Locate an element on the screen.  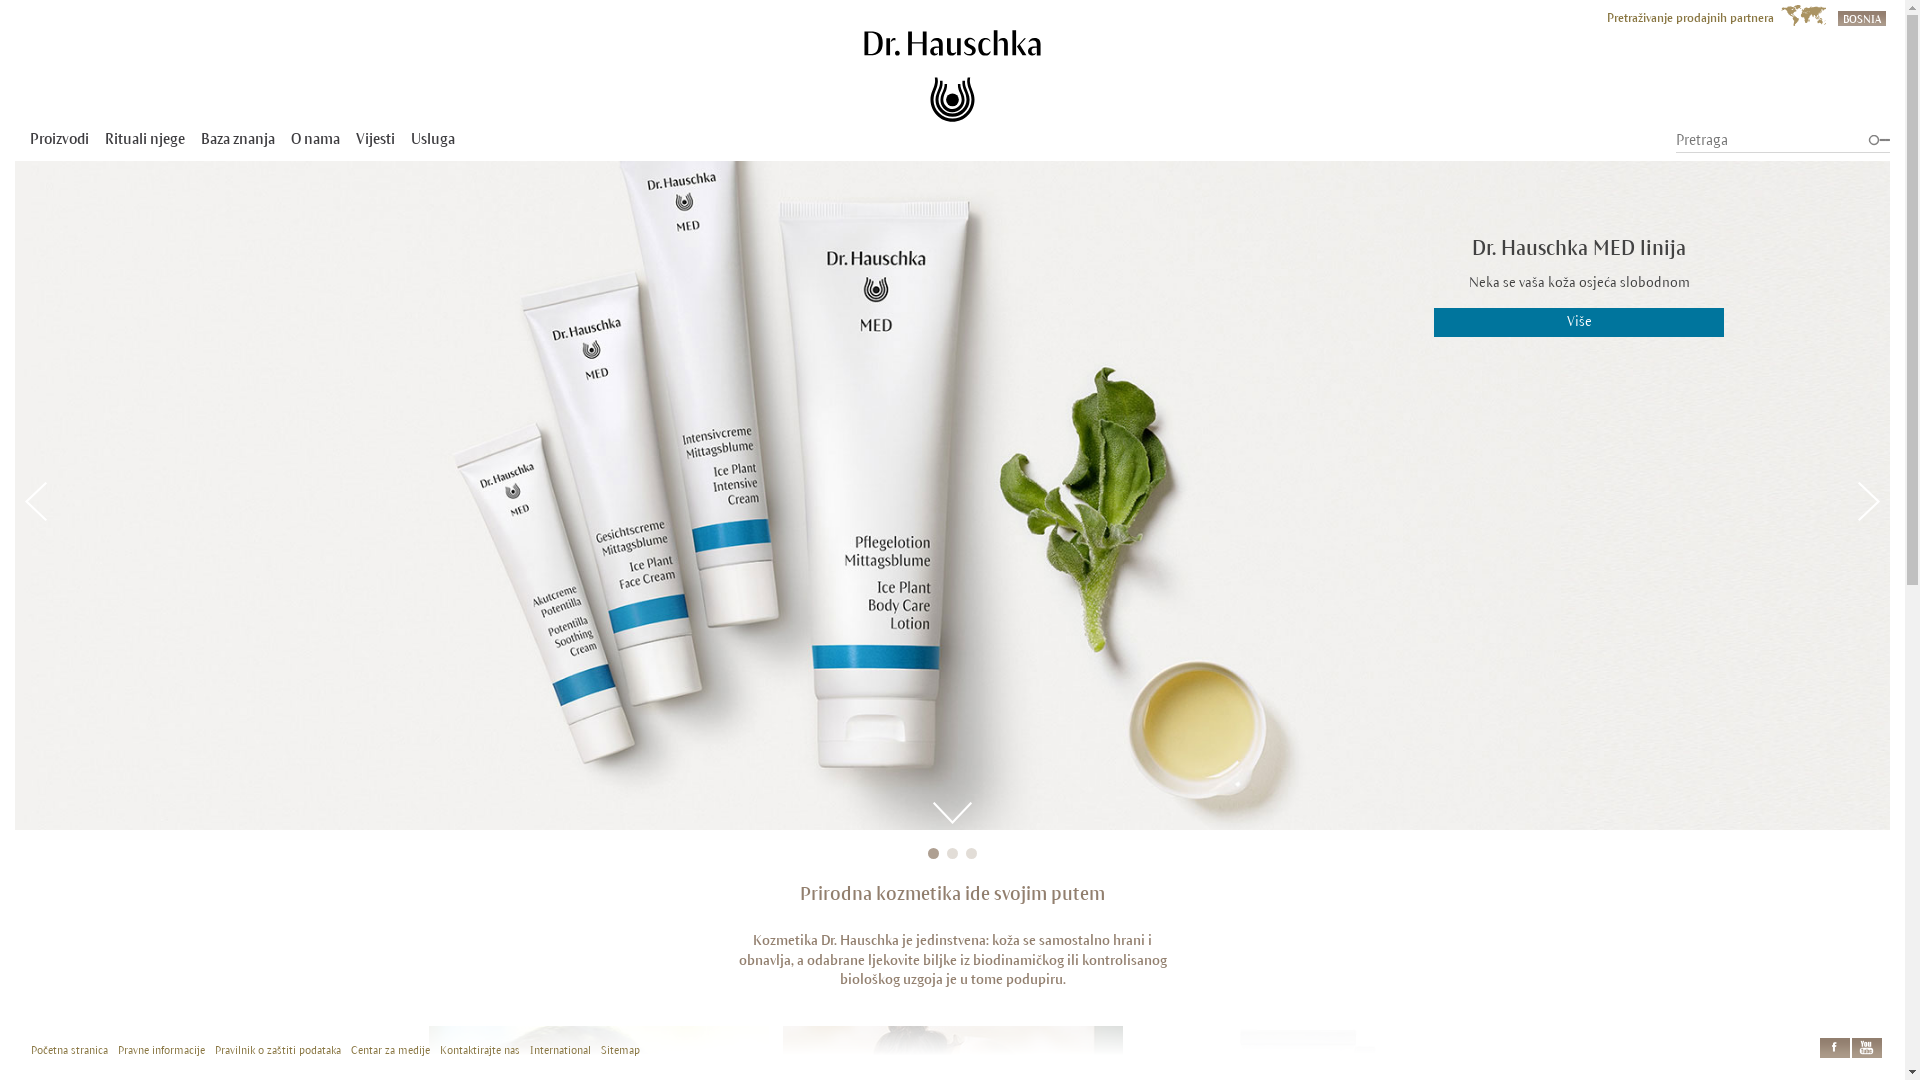
'Centar za medije' is located at coordinates (390, 1049).